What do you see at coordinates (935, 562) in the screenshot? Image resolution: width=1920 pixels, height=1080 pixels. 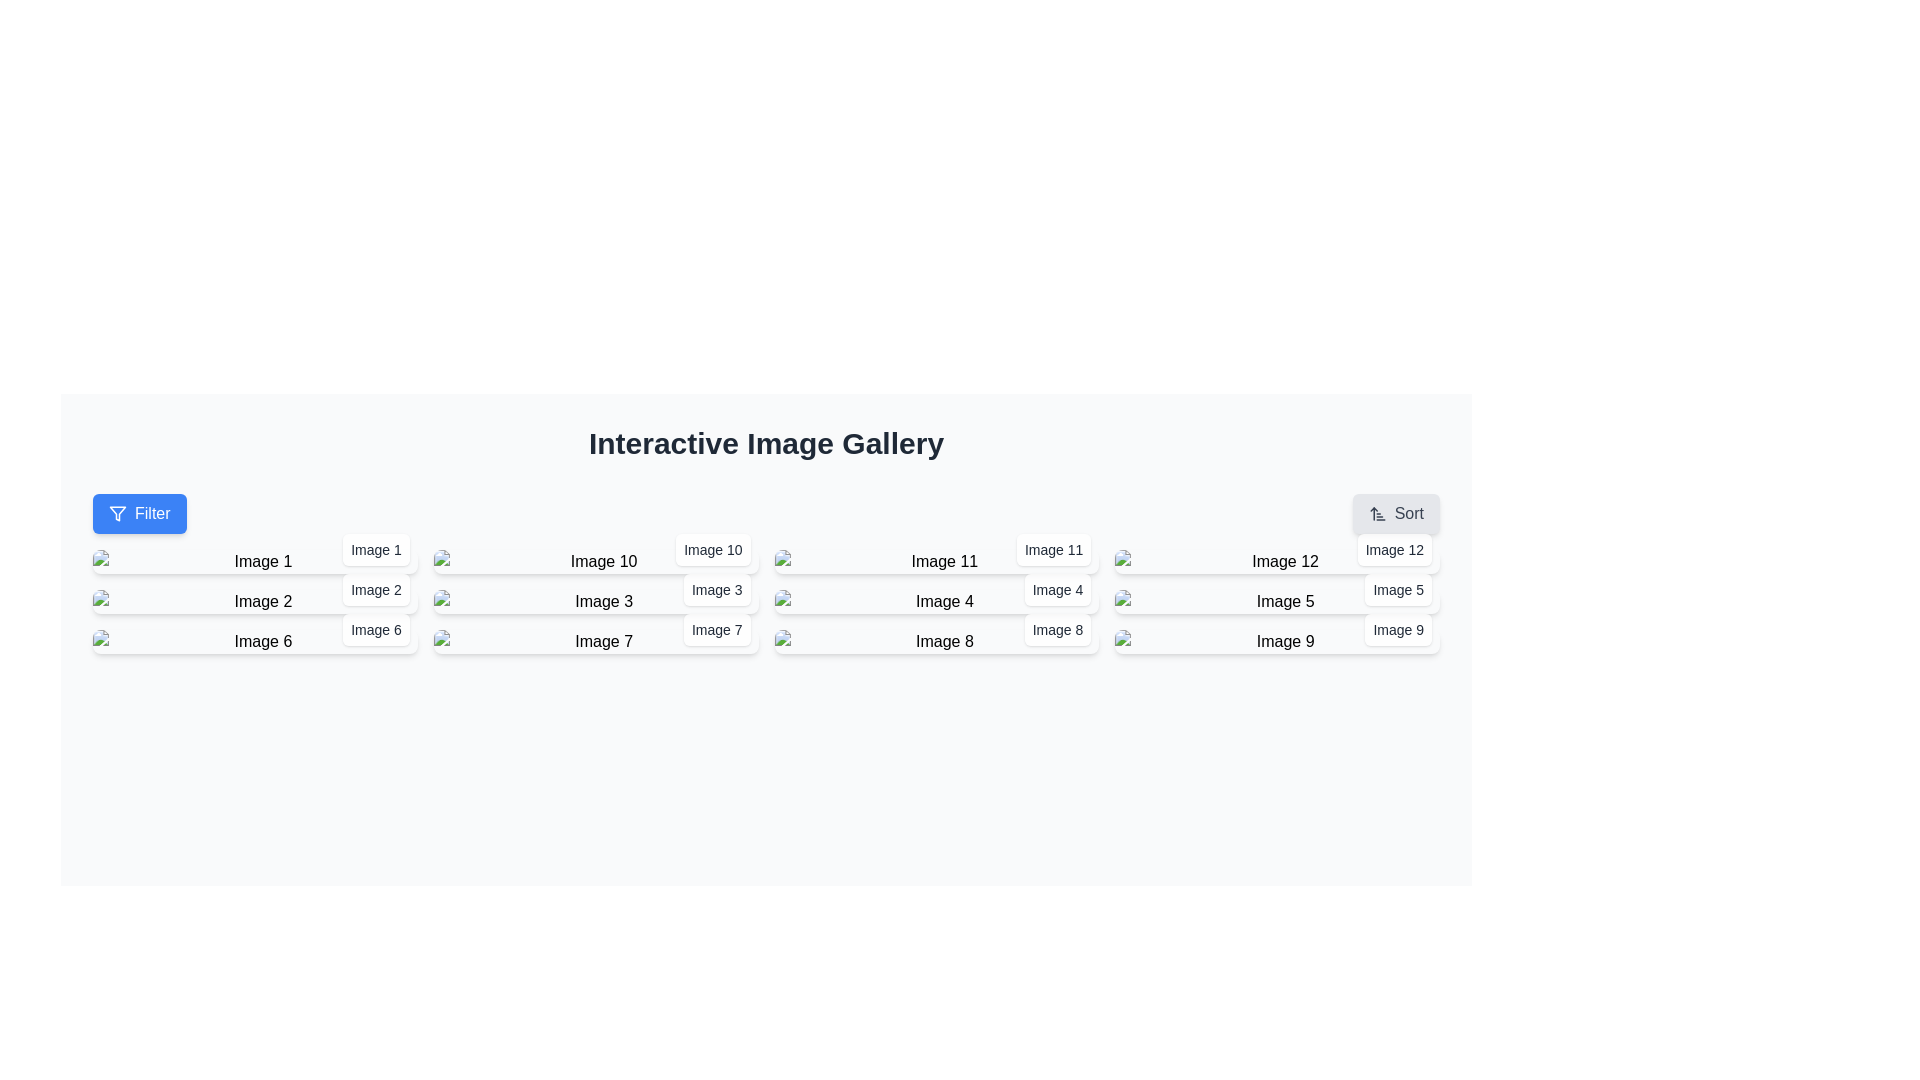 I see `the 'Image 11' card` at bounding box center [935, 562].